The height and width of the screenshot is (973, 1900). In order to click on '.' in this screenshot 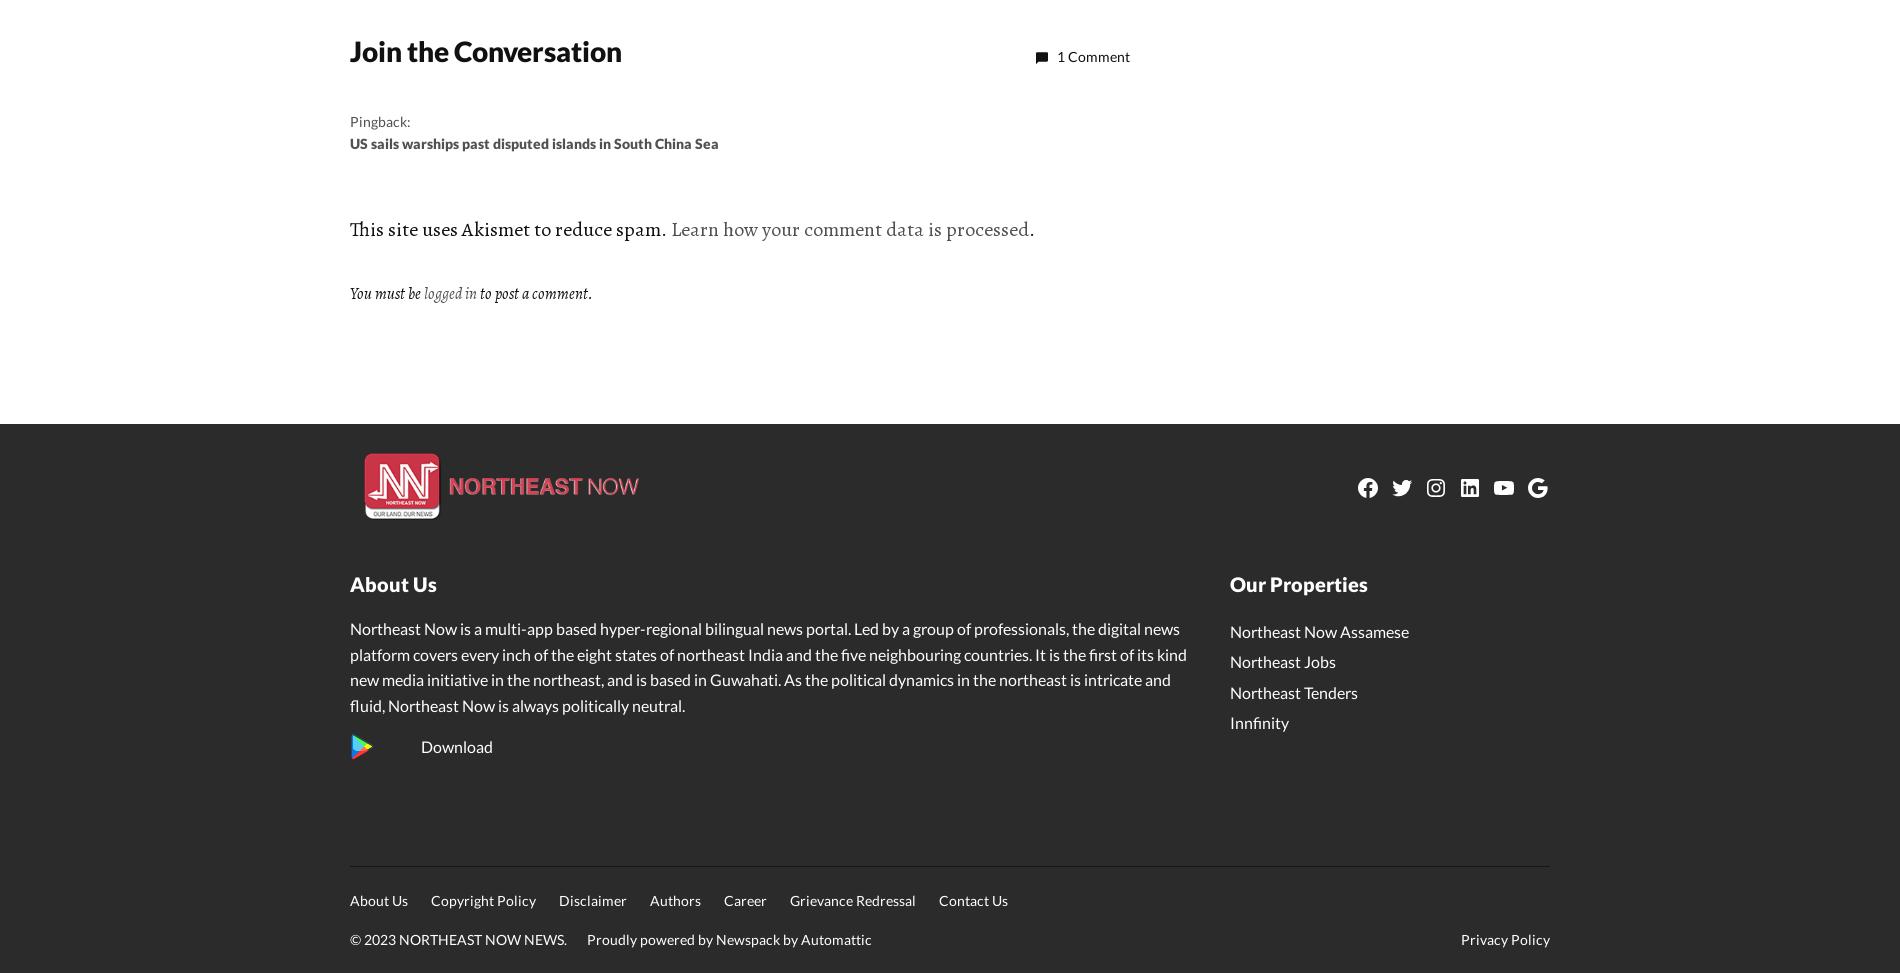, I will do `click(1032, 228)`.